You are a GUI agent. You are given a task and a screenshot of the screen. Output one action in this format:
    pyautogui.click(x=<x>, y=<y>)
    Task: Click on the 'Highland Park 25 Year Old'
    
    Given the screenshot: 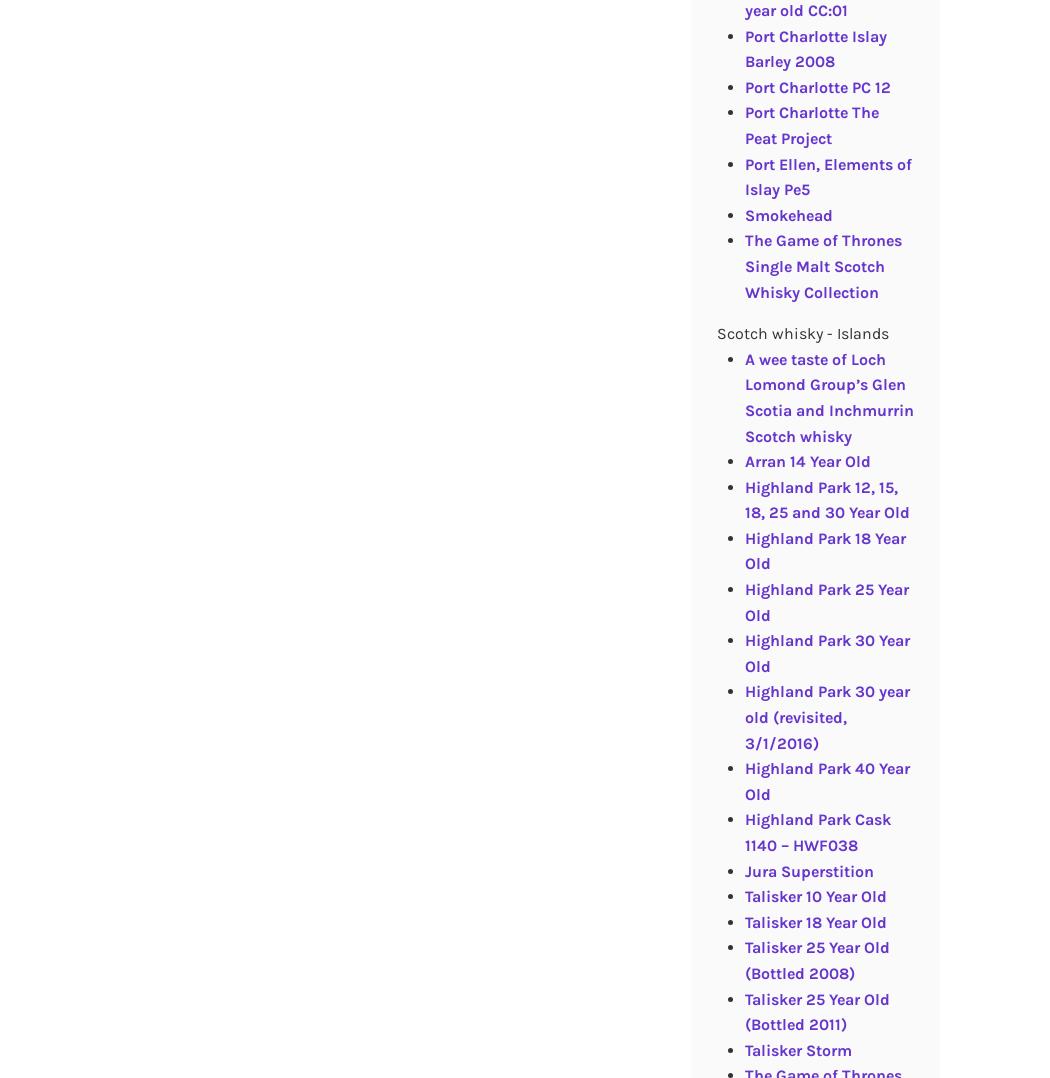 What is the action you would take?
    pyautogui.click(x=826, y=601)
    